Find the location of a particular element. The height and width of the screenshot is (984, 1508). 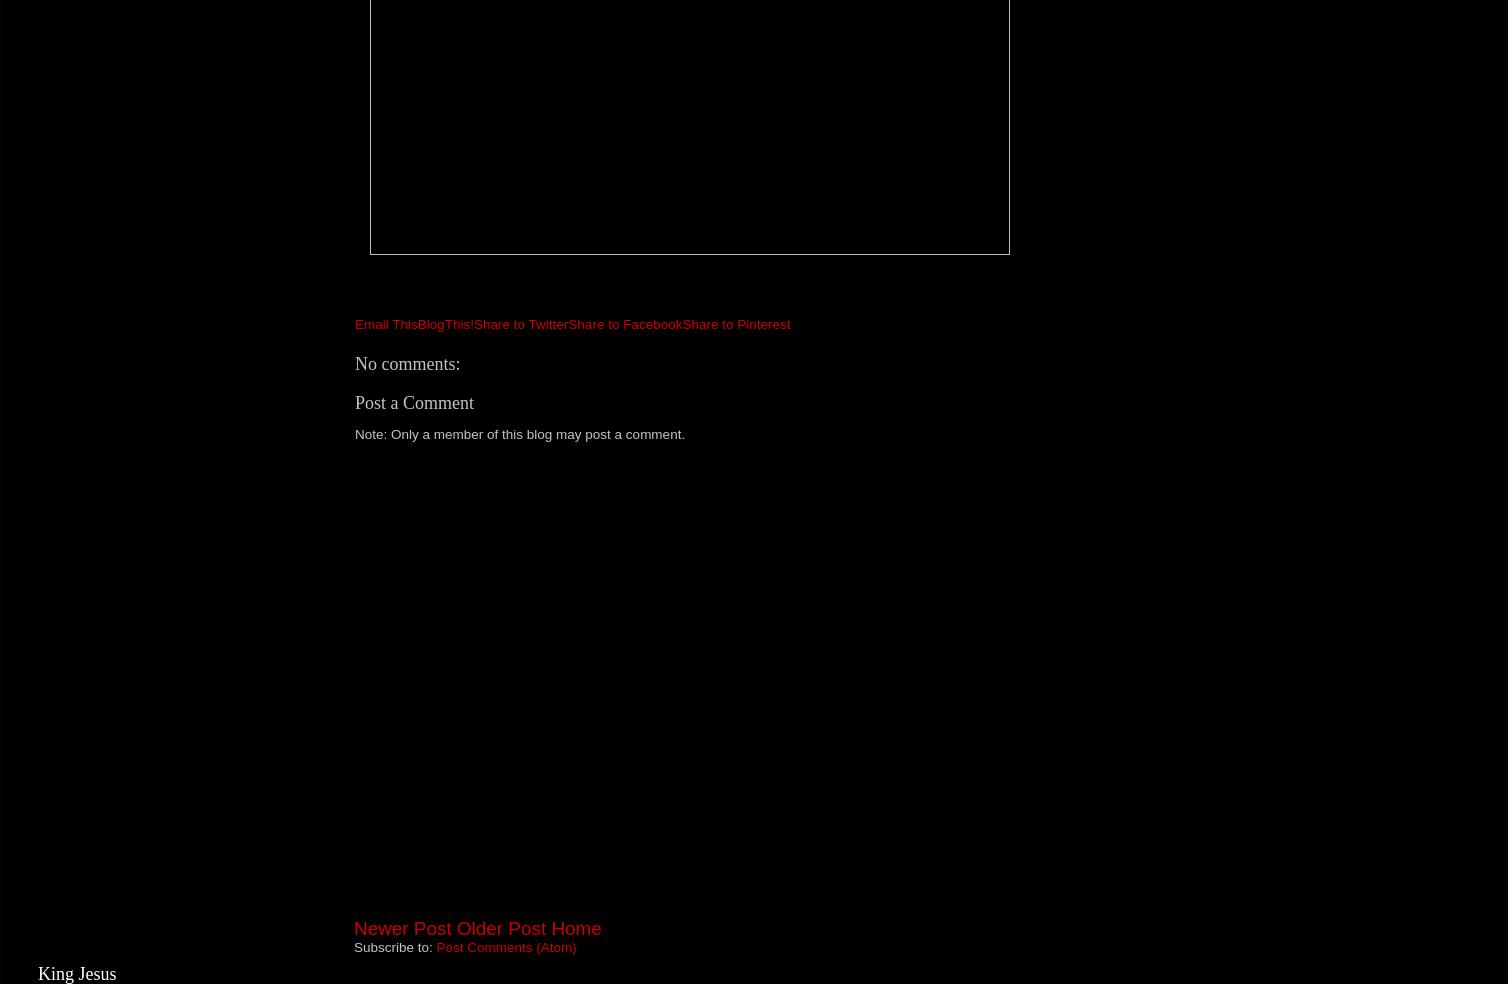

'Older Post' is located at coordinates (500, 928).